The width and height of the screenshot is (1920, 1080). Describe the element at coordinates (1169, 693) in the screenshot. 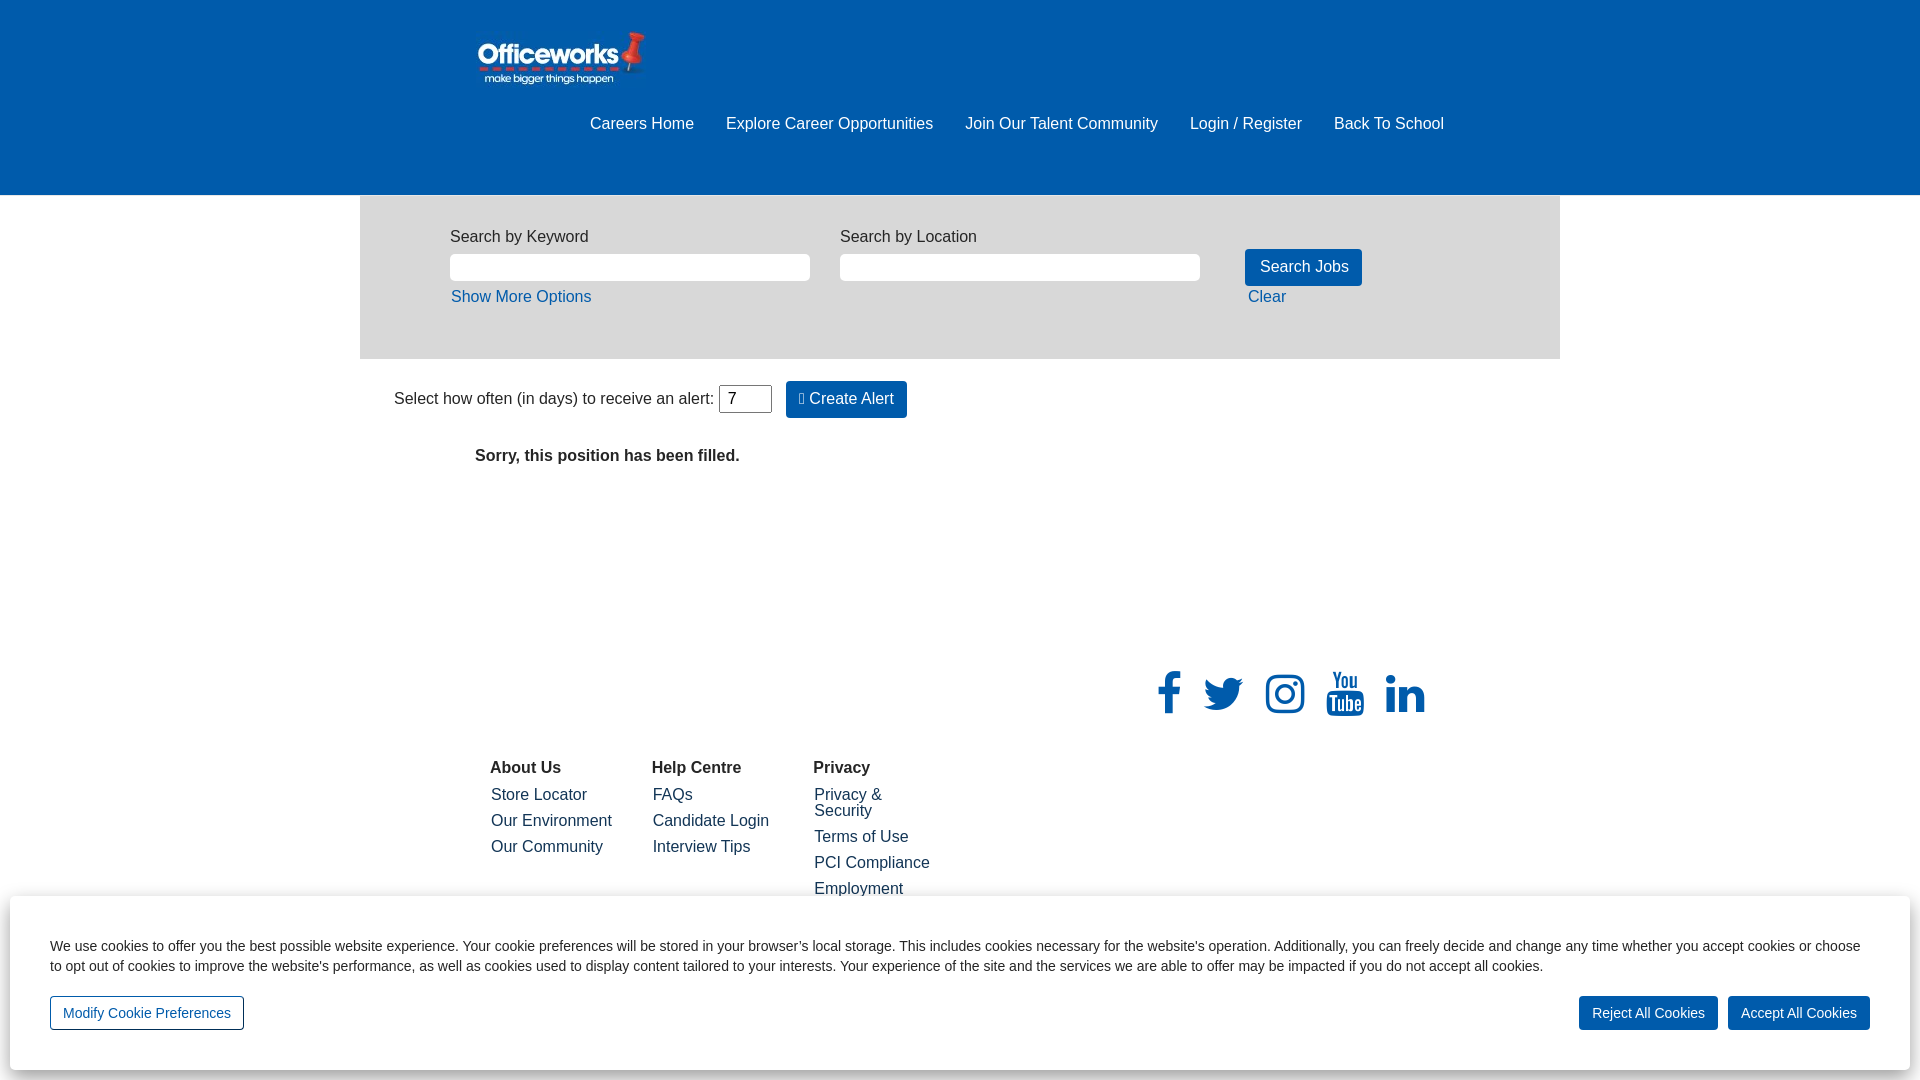

I see `'facebook'` at that location.